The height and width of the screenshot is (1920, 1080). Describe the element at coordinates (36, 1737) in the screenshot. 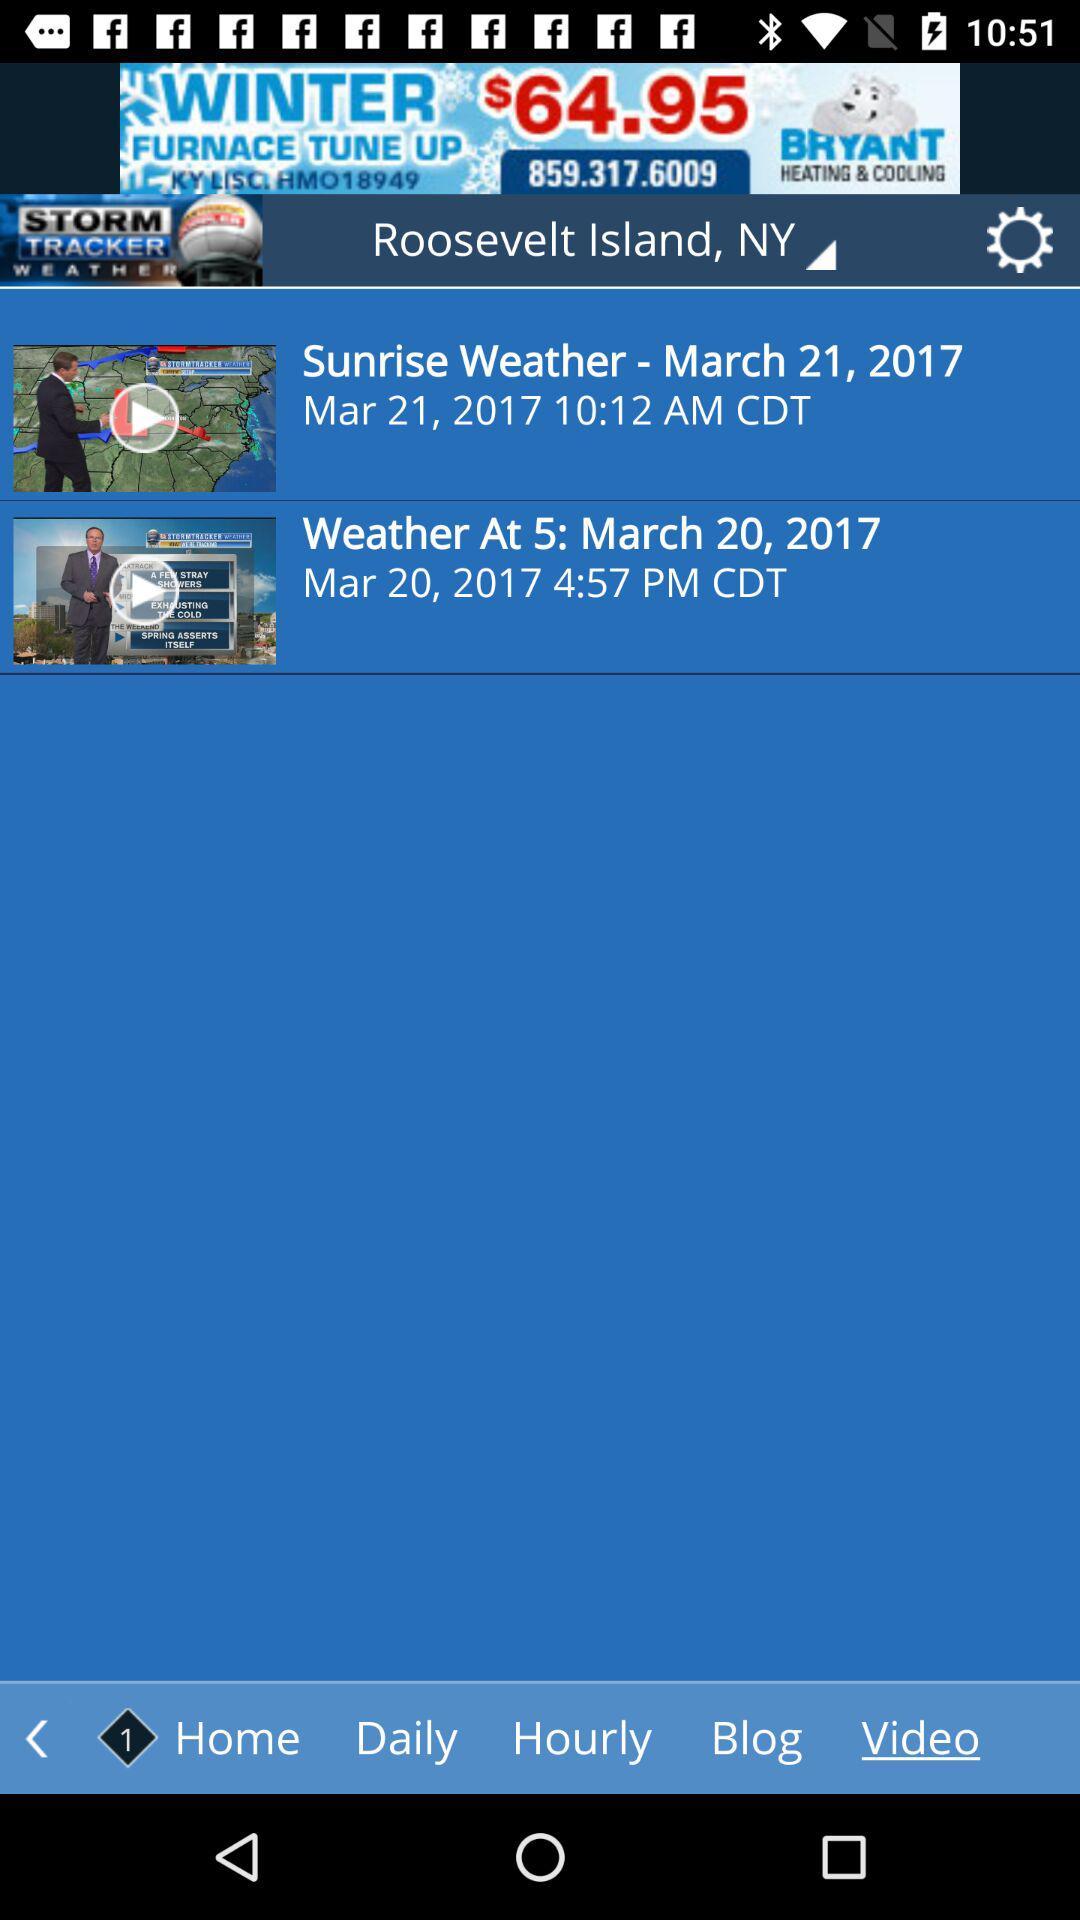

I see `to return` at that location.